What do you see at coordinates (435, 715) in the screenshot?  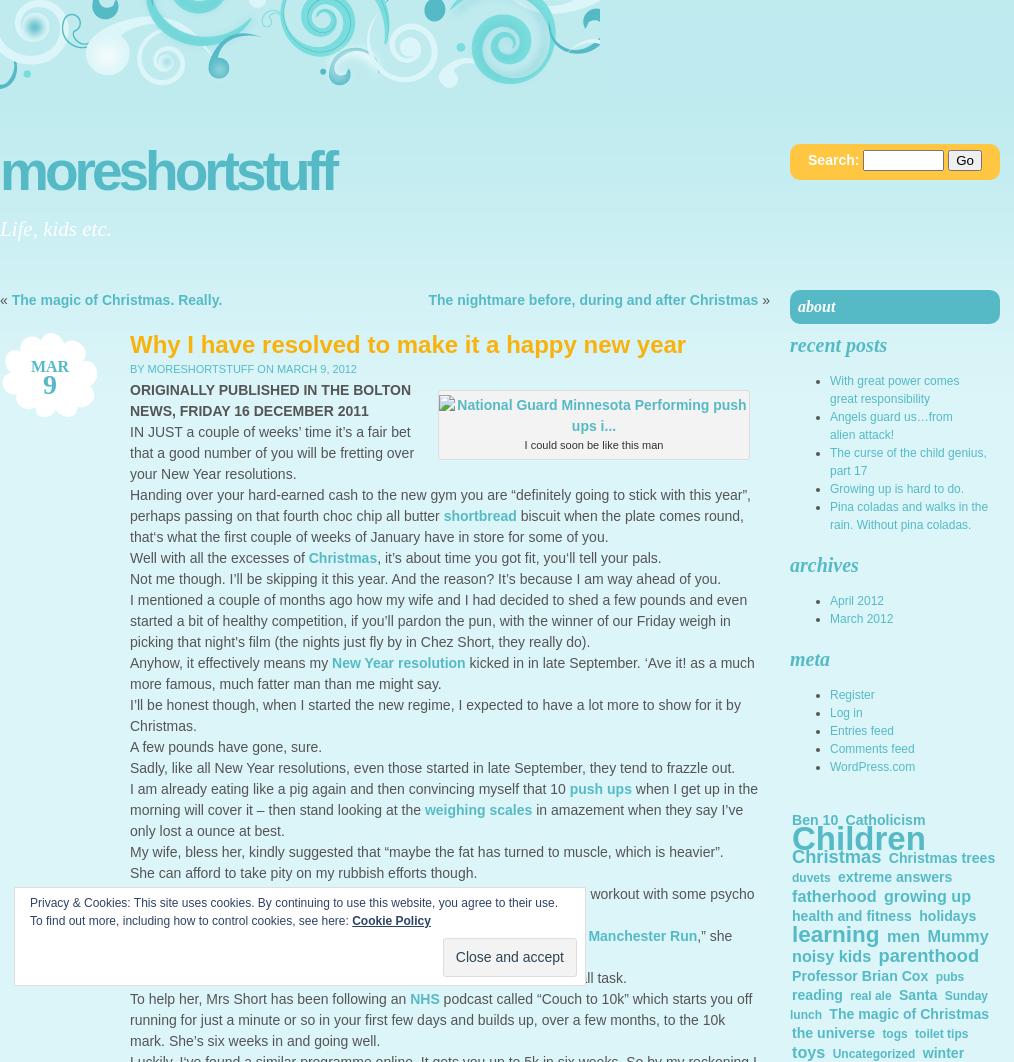 I see `'I’ll be honest though, when I started the new regime, I expected to have a lot more to show for it by Christmas.'` at bounding box center [435, 715].